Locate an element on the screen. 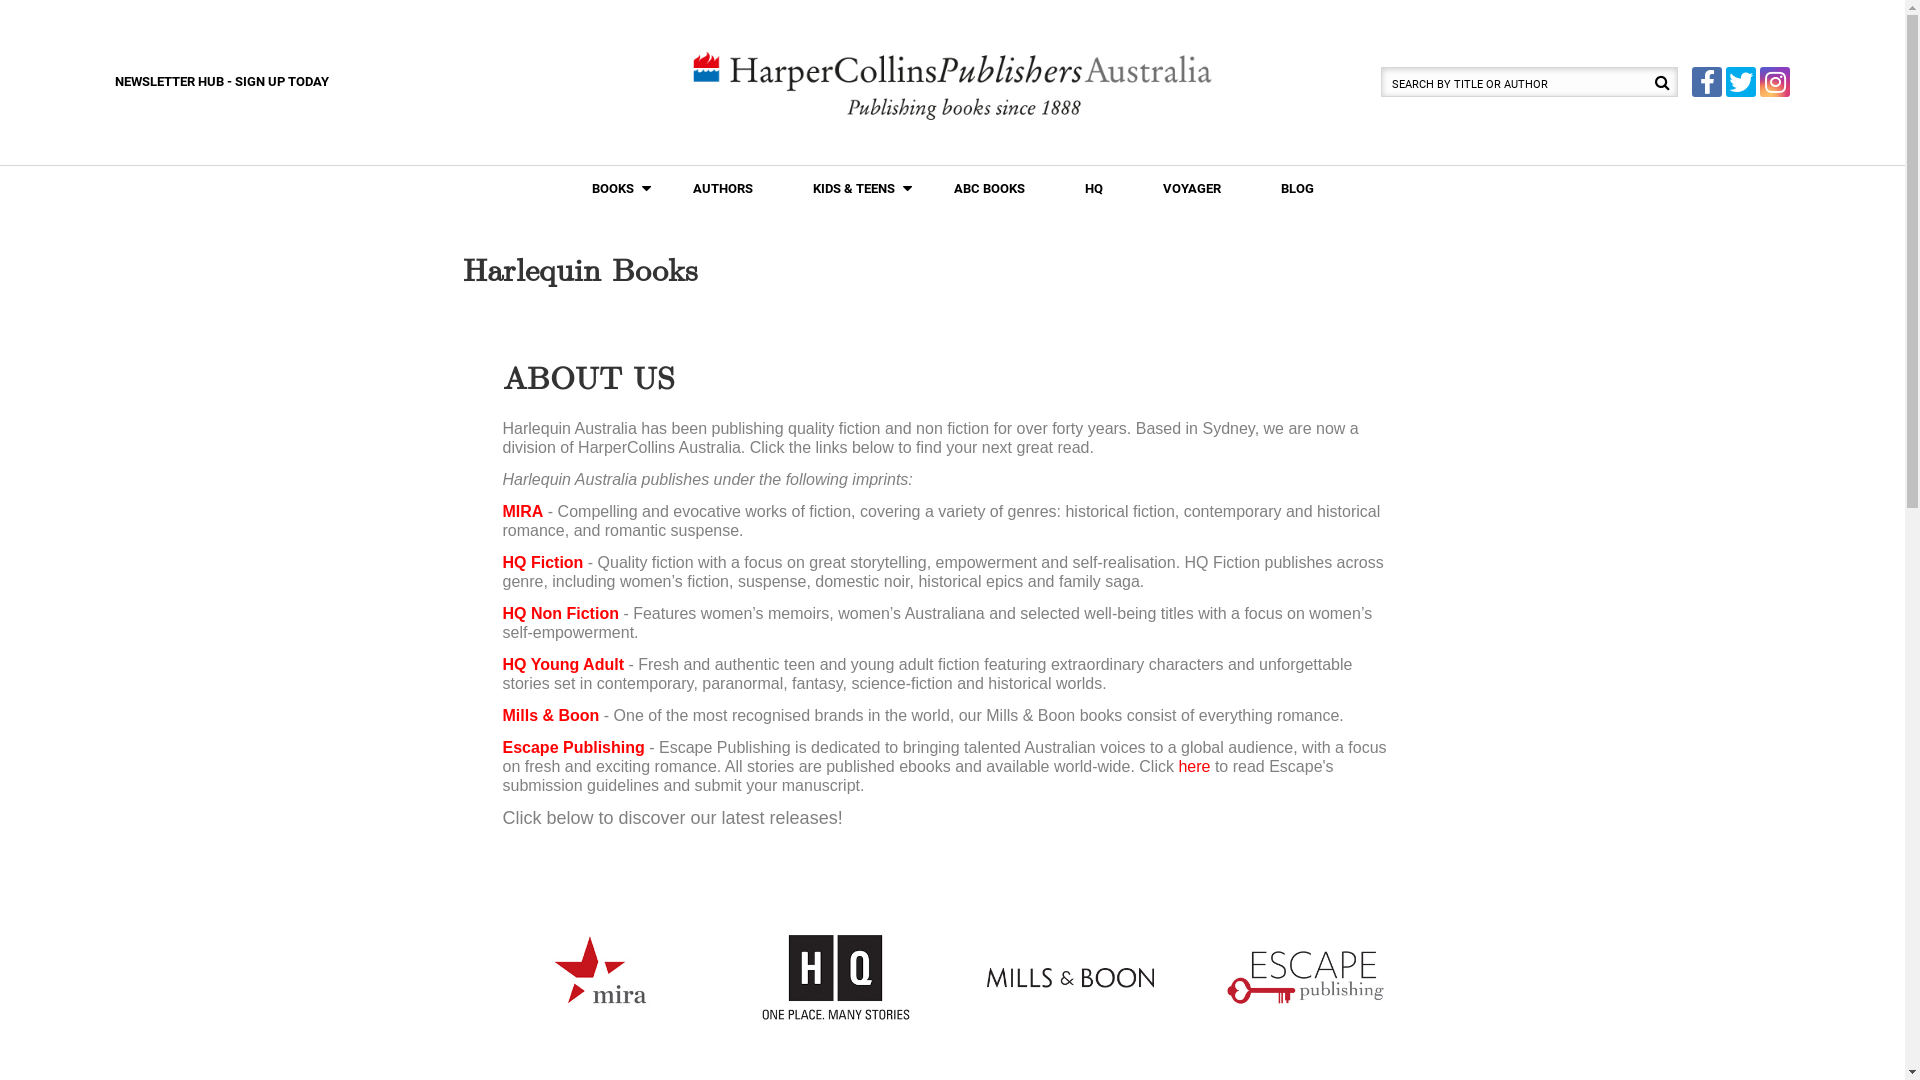  'BLOG' is located at coordinates (1296, 189).